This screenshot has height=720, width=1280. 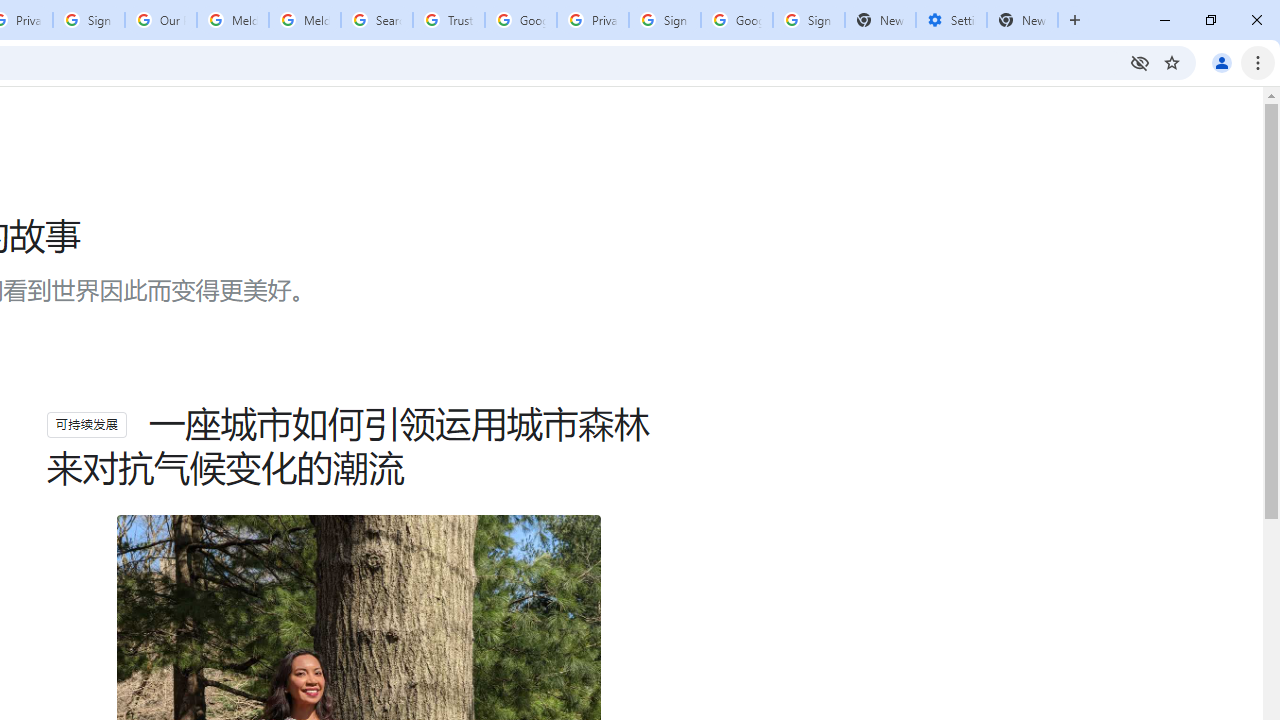 What do you see at coordinates (376, 20) in the screenshot?
I see `'Search our Doodle Library Collection - Google Doodles'` at bounding box center [376, 20].